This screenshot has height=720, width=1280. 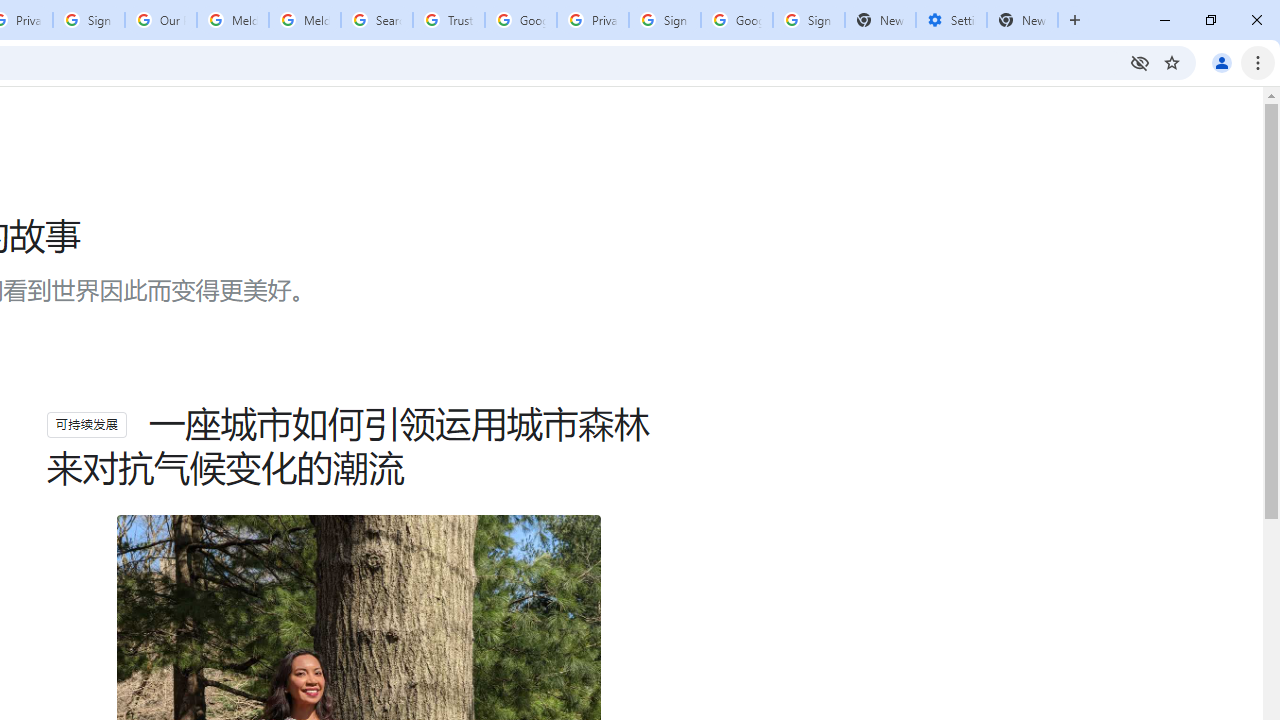 What do you see at coordinates (376, 20) in the screenshot?
I see `'Search our Doodle Library Collection - Google Doodles'` at bounding box center [376, 20].